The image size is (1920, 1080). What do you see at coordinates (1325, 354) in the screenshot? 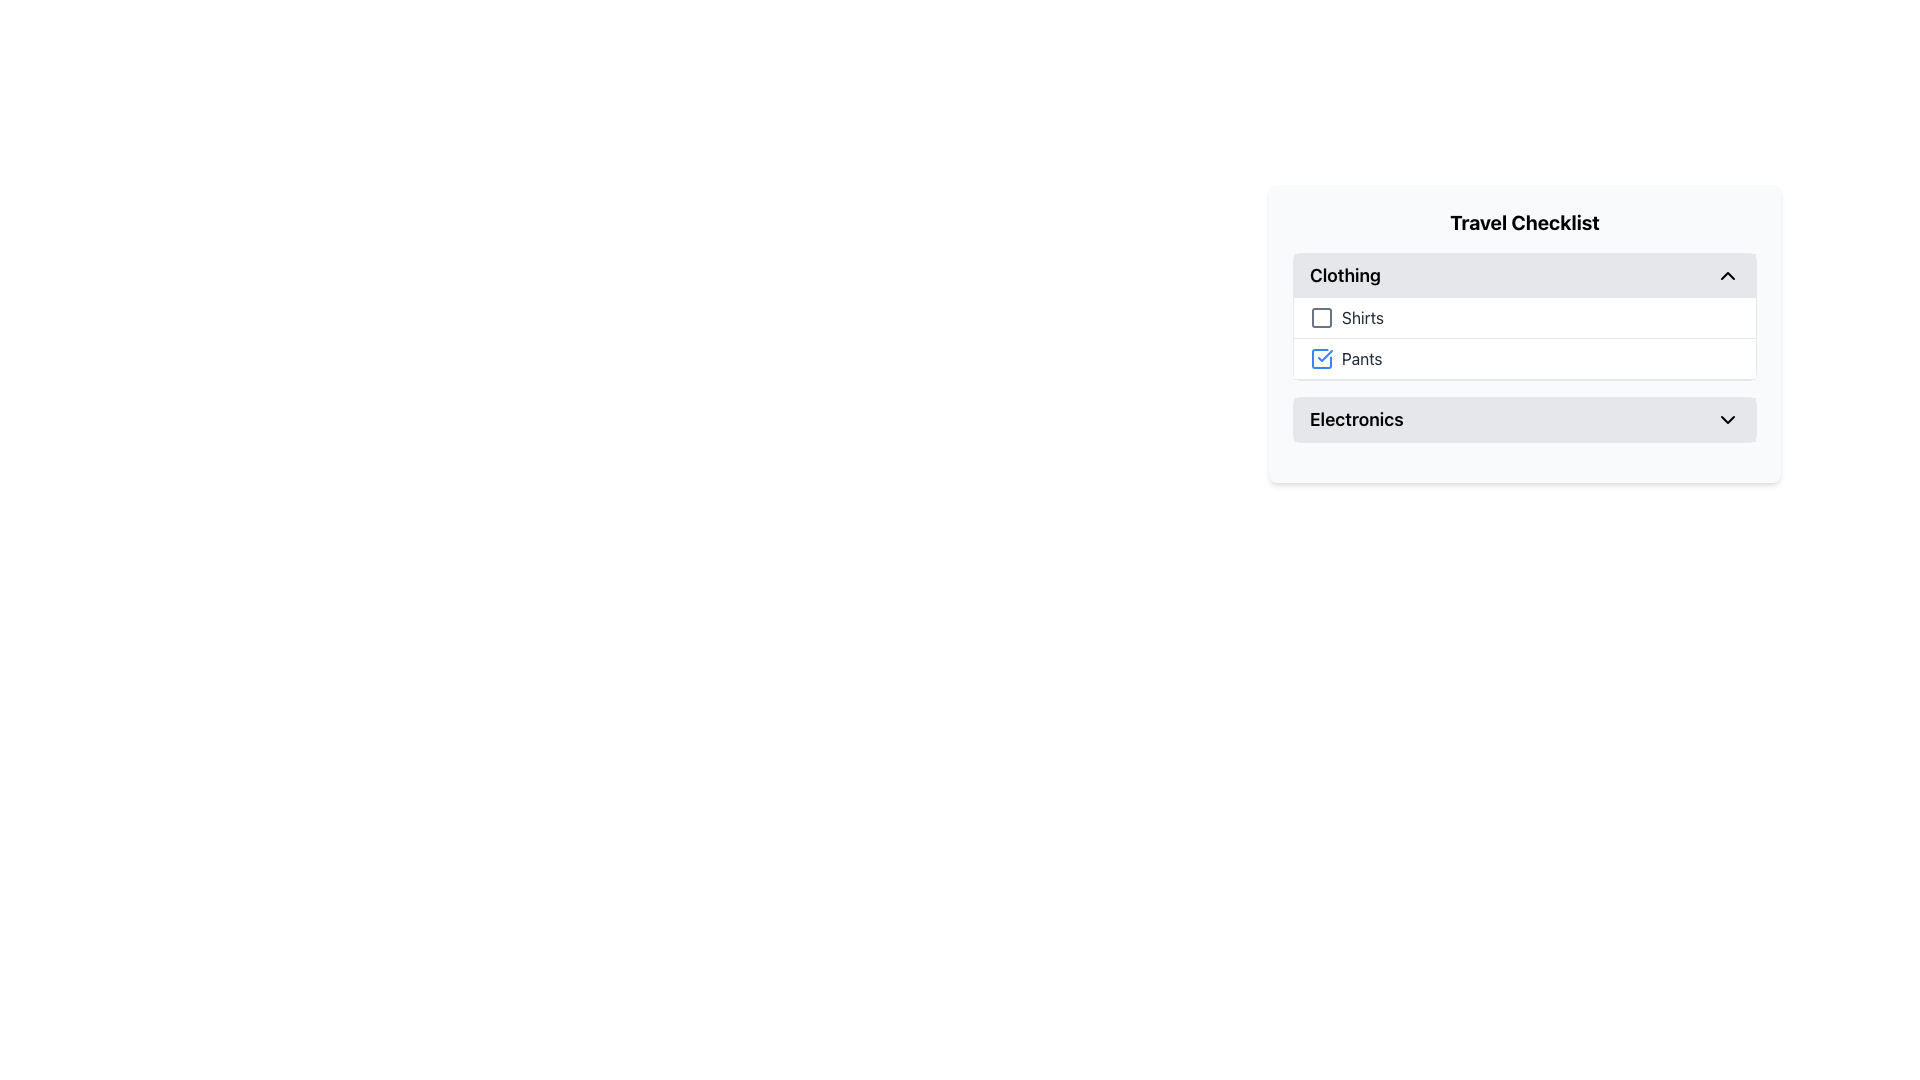
I see `the Checkmark Icon indicating an active selection for the 'Pants' label in the 'Clothing' section of the 'Travel Checklist'` at bounding box center [1325, 354].